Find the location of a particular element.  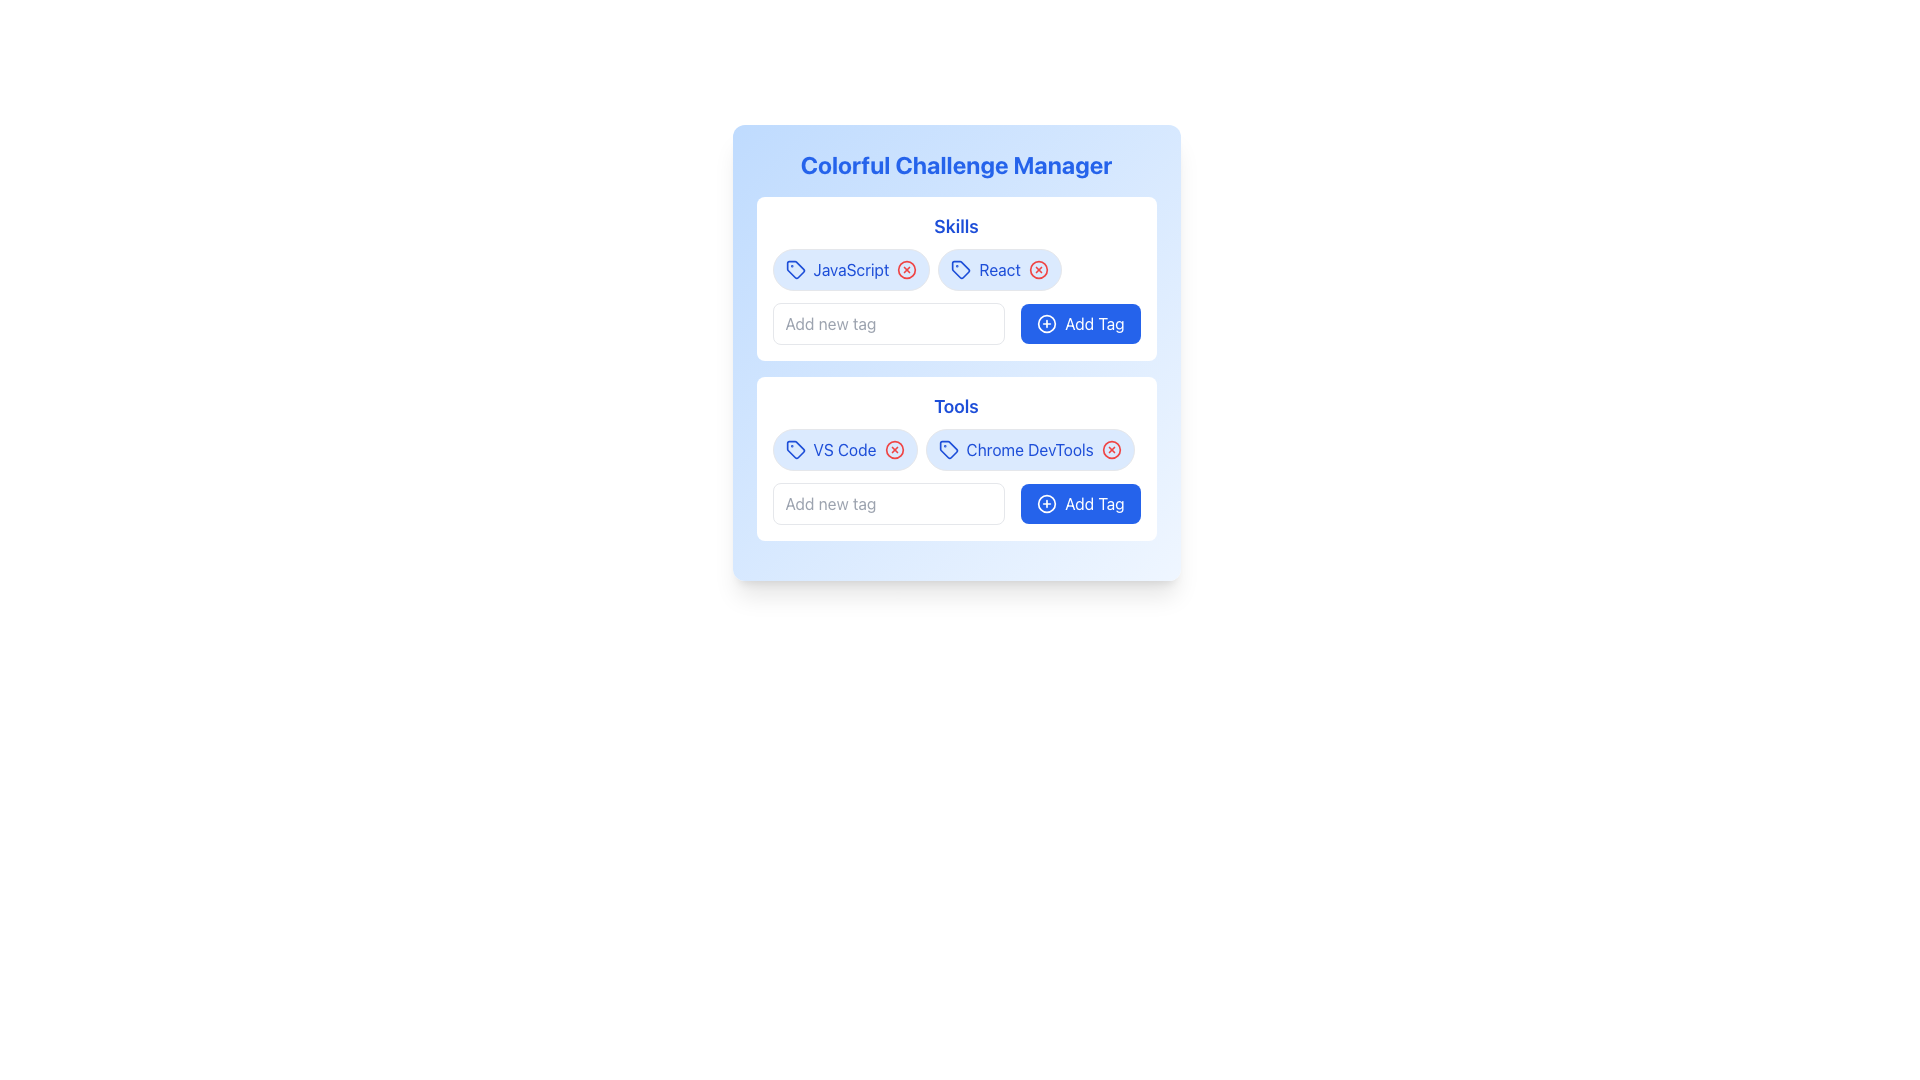

the 'JavaScript' text label within the tag component, which is the first label in the 'Skills' section of the 'Colorful Challenge Manager' card-like layout is located at coordinates (851, 270).